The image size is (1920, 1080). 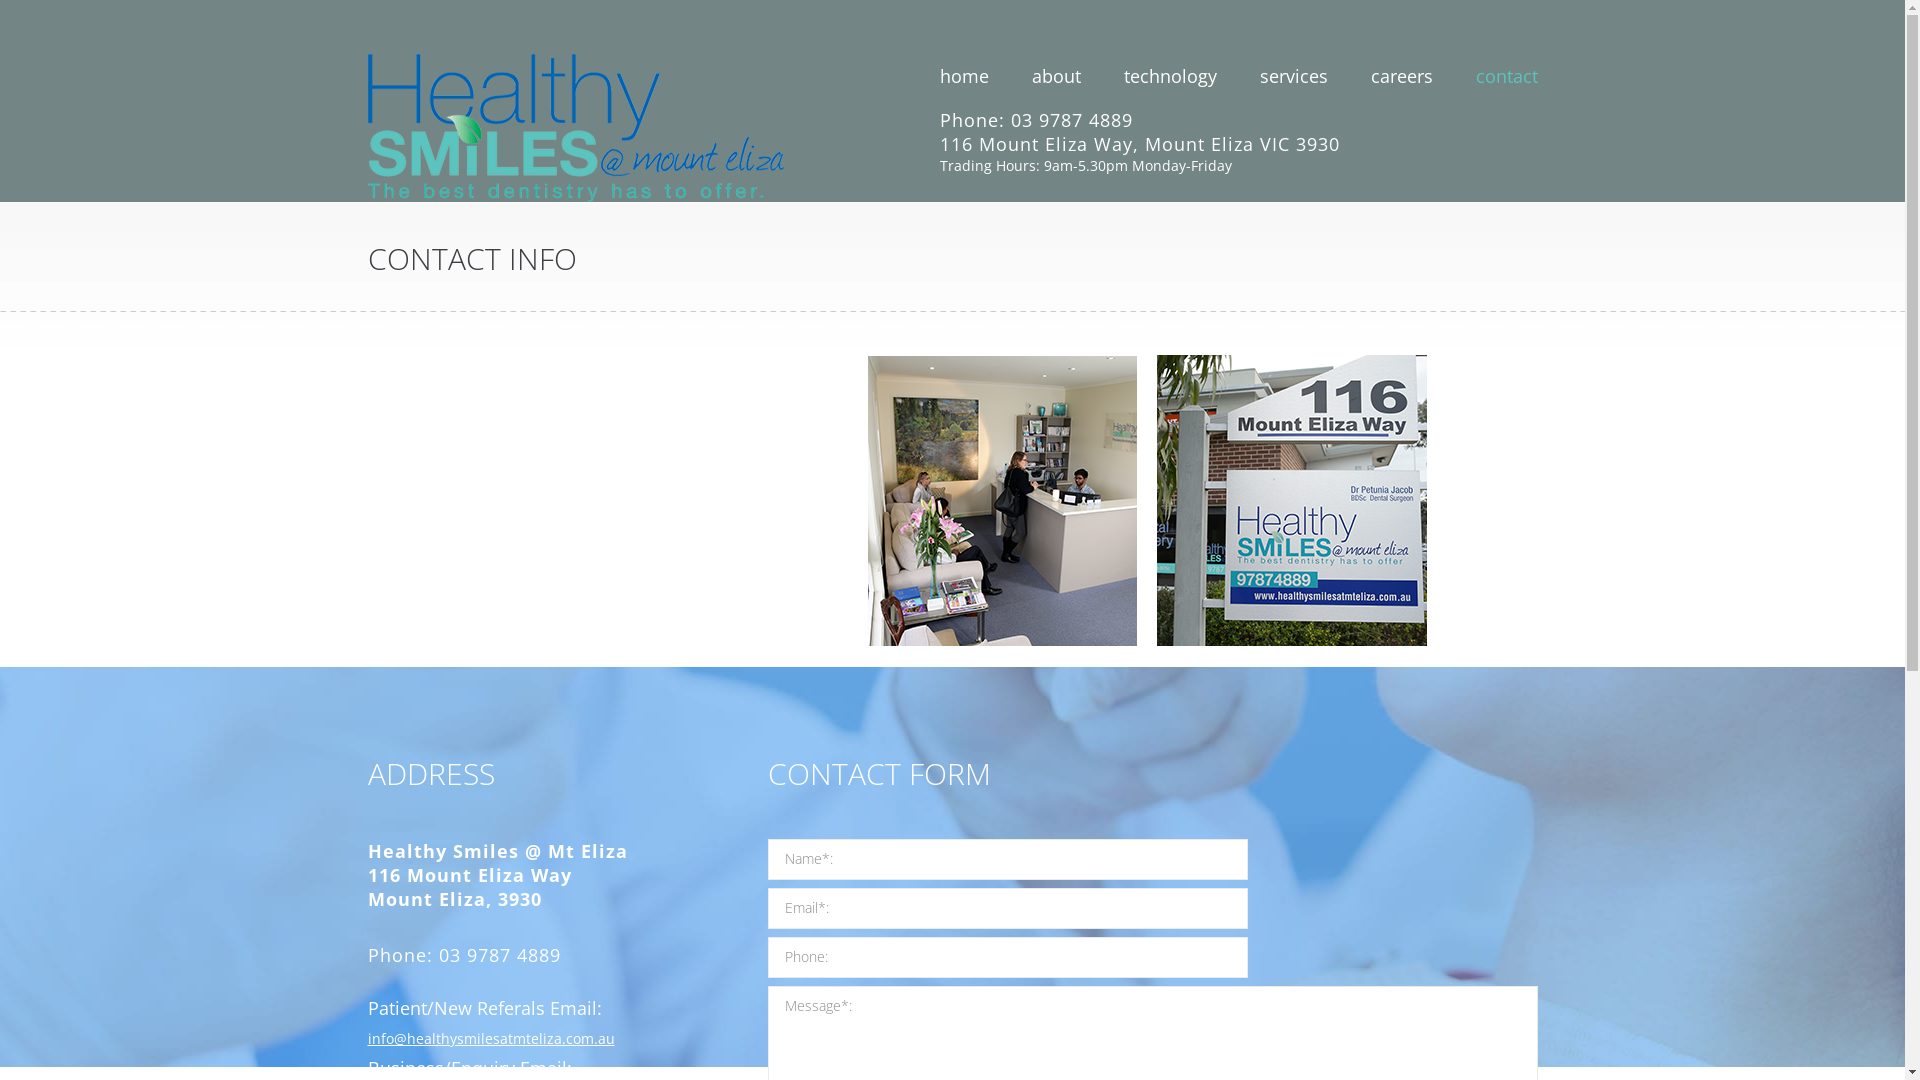 I want to click on 'info@healthysmilesatmteliza.com.au', so click(x=491, y=1037).